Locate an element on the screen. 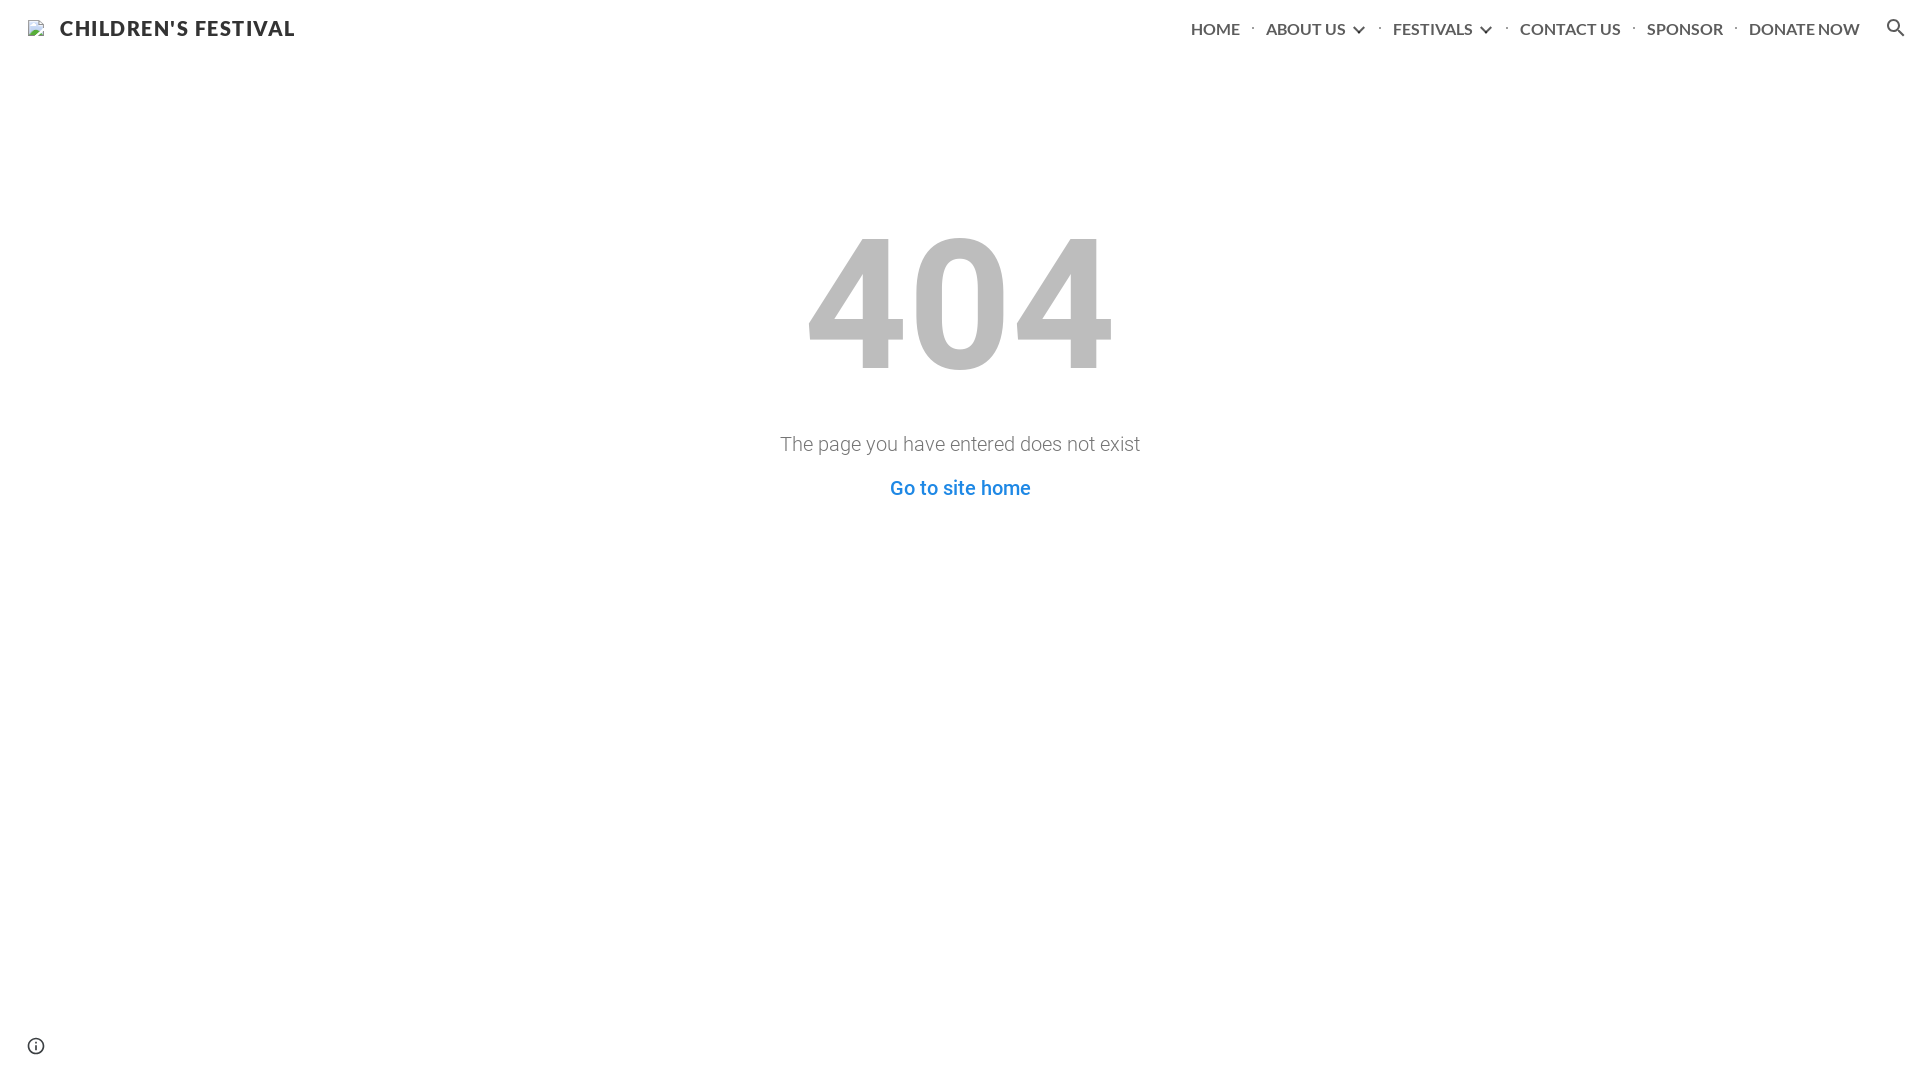 The width and height of the screenshot is (1920, 1080). 'Expand/Collapse' is located at coordinates (1476, 27).